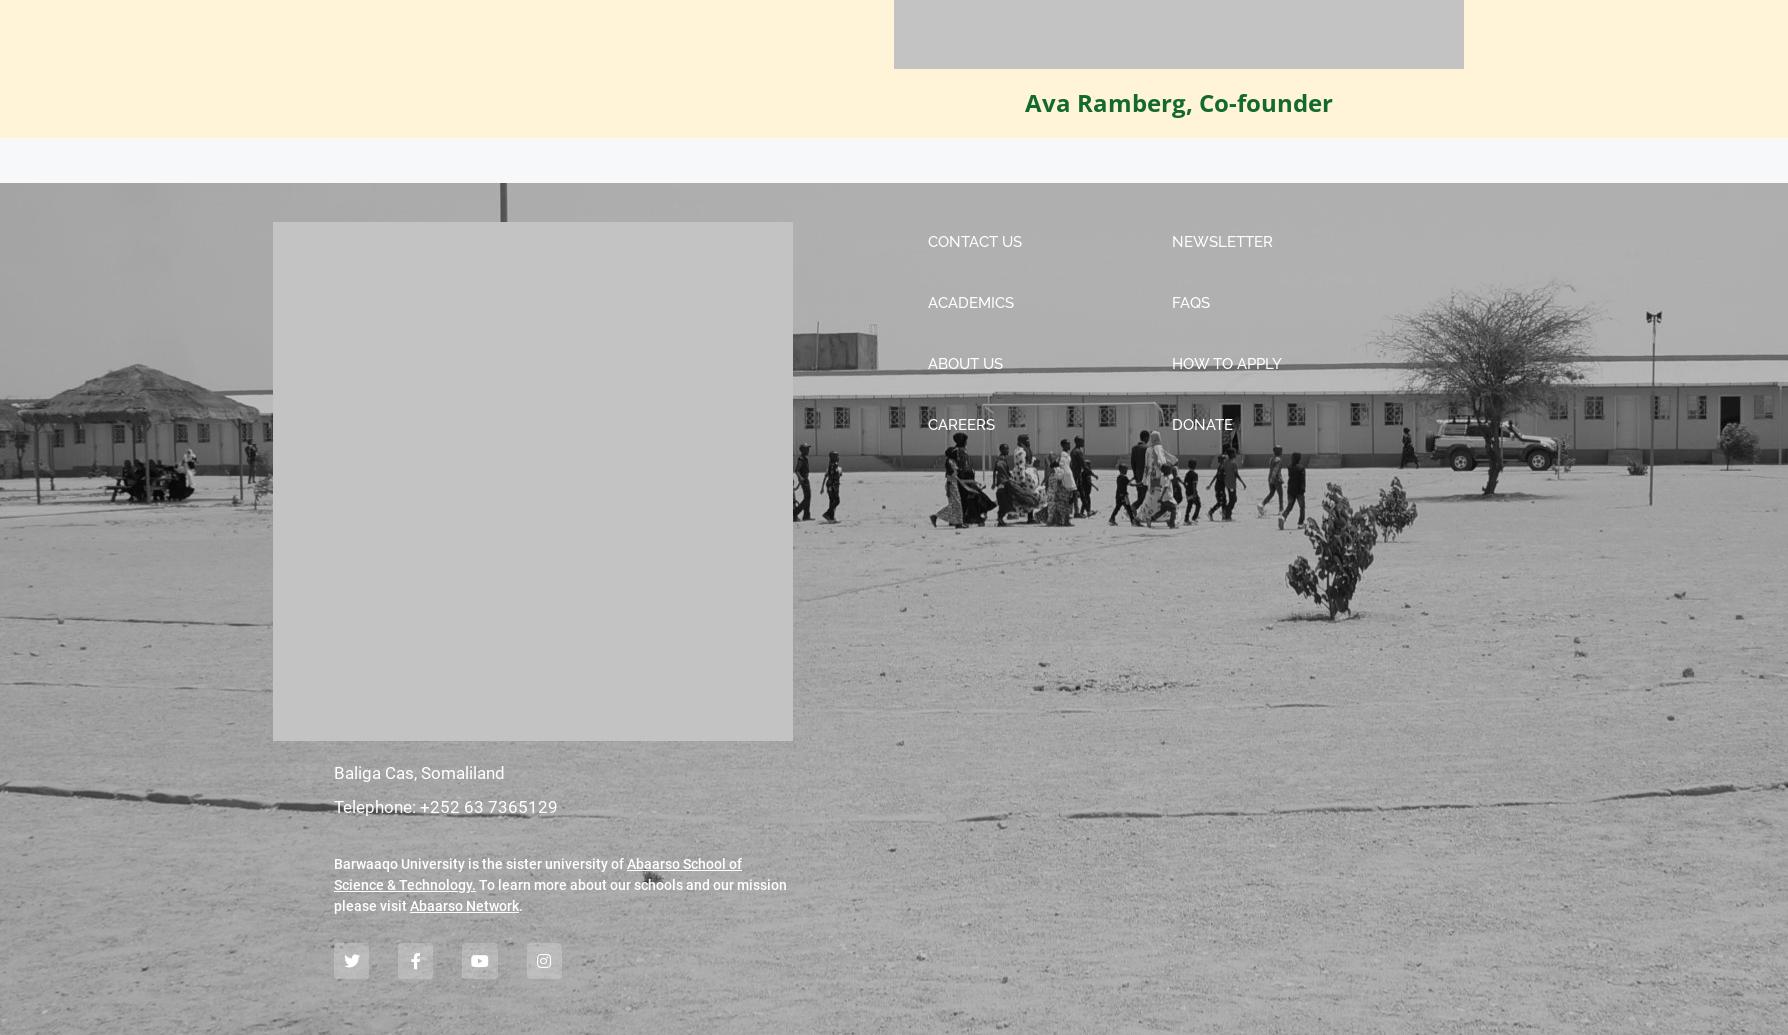 The width and height of the screenshot is (1788, 1035). What do you see at coordinates (480, 863) in the screenshot?
I see `'Barwaaqo University is the sister university of'` at bounding box center [480, 863].